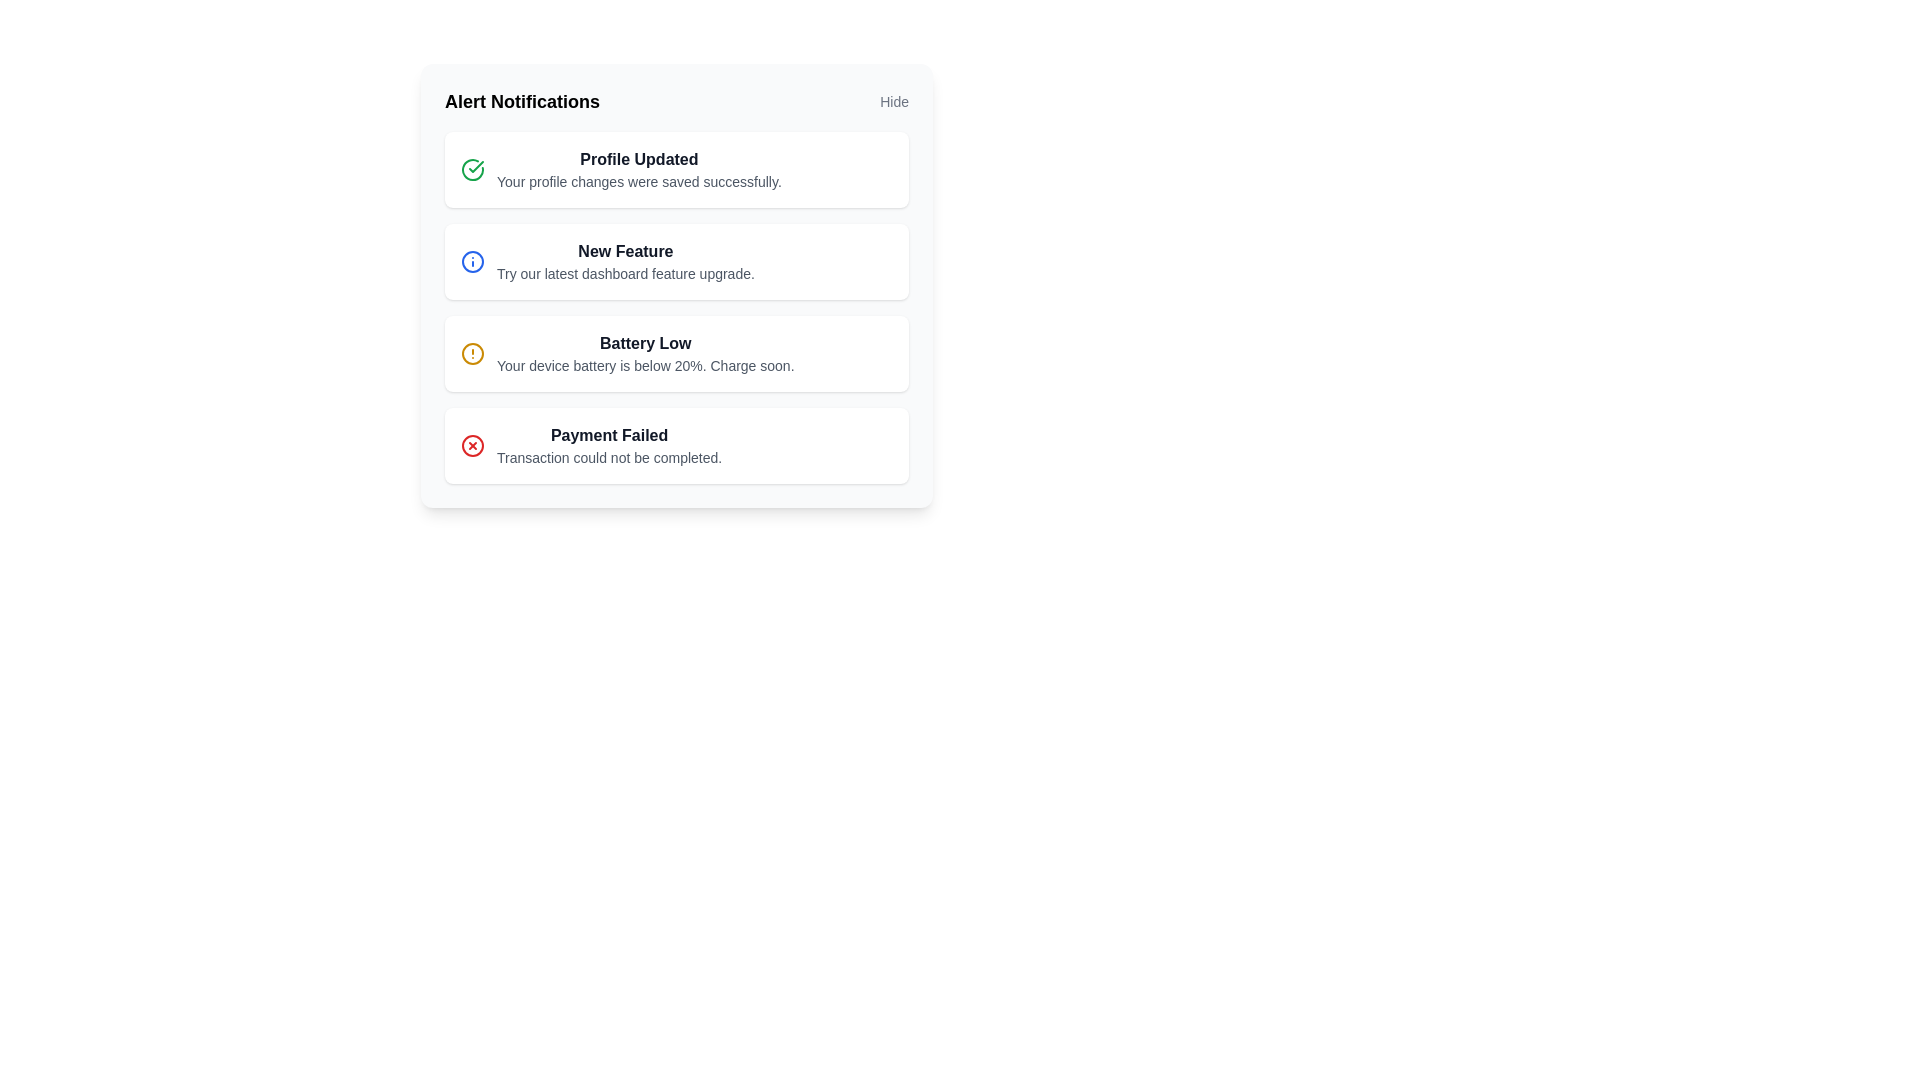 This screenshot has width=1920, height=1080. Describe the element at coordinates (638, 158) in the screenshot. I see `the bold text label that reads 'Profile Updated', which is positioned at the top left of a notification card` at that location.